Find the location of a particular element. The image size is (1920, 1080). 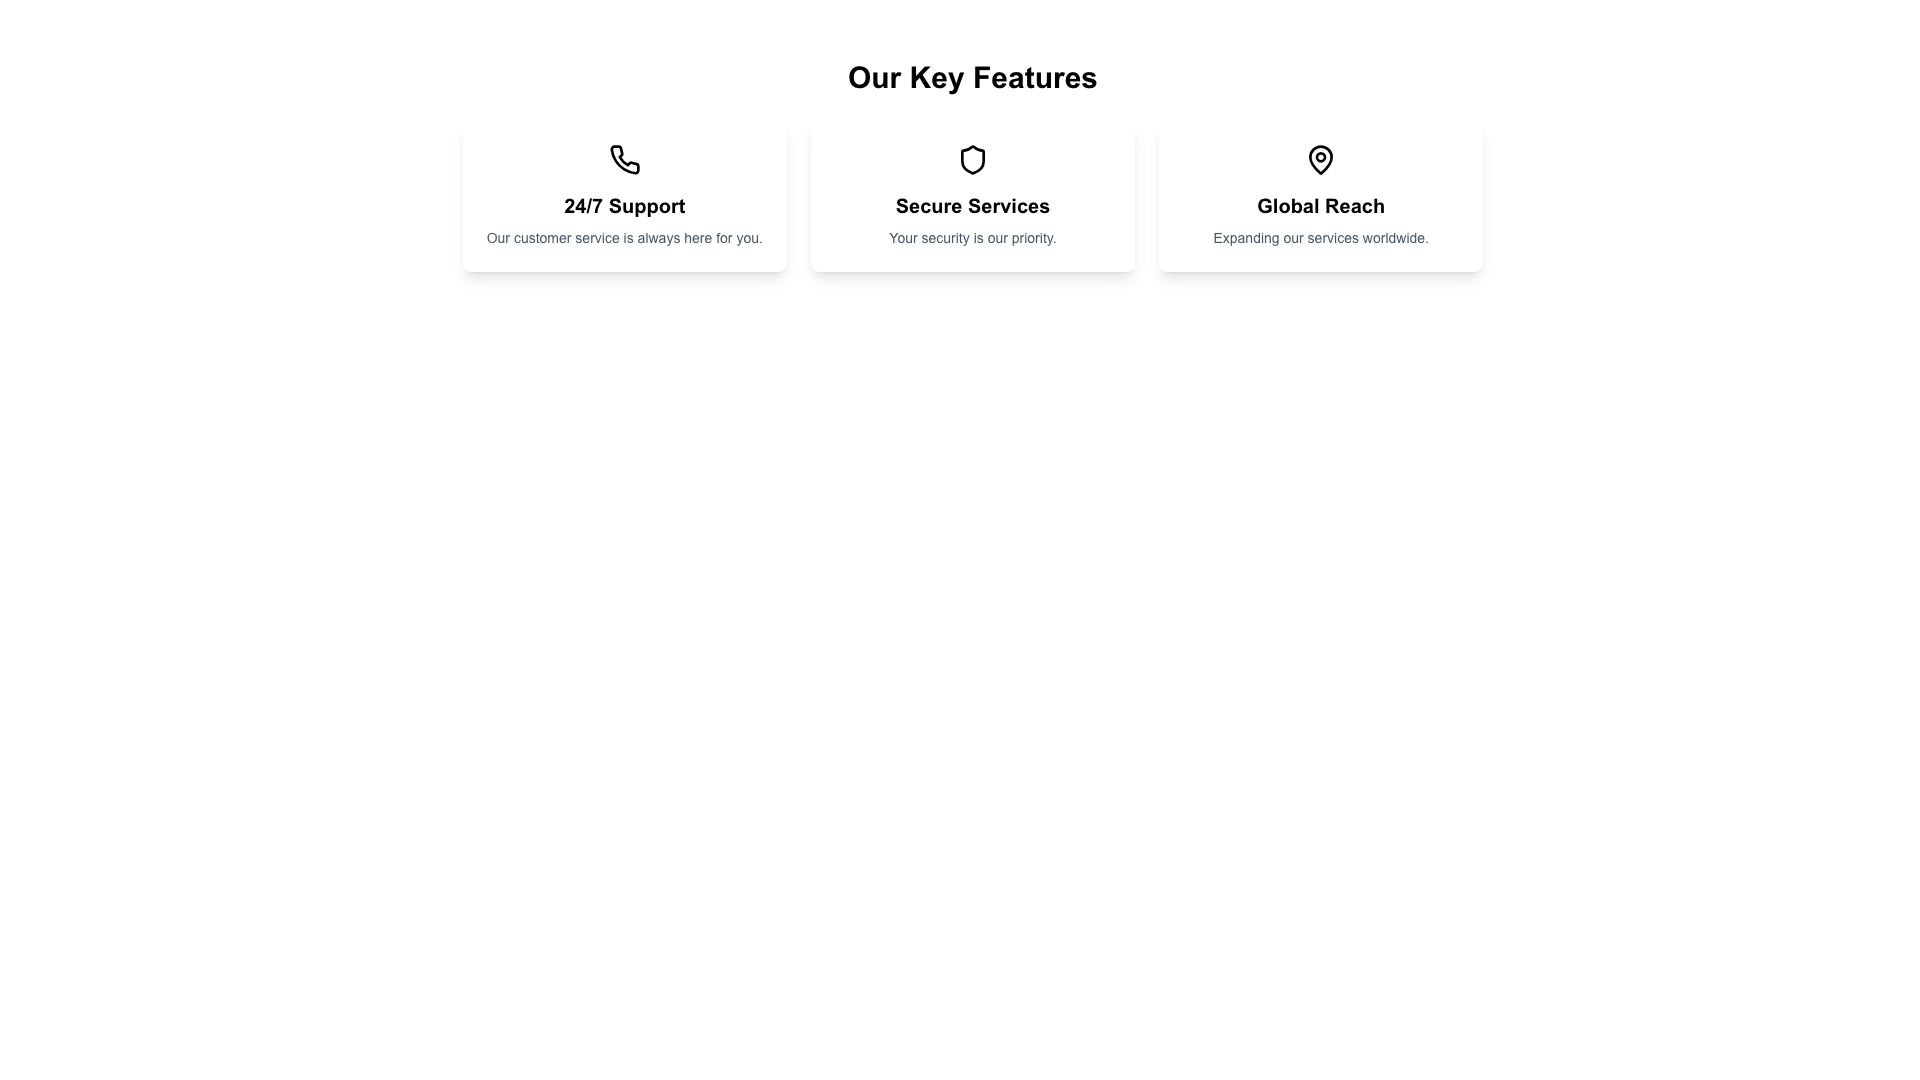

the shield-shaped icon symbolizing security, located above the text 'Secure Services' in the center panel of the layout is located at coordinates (973, 158).